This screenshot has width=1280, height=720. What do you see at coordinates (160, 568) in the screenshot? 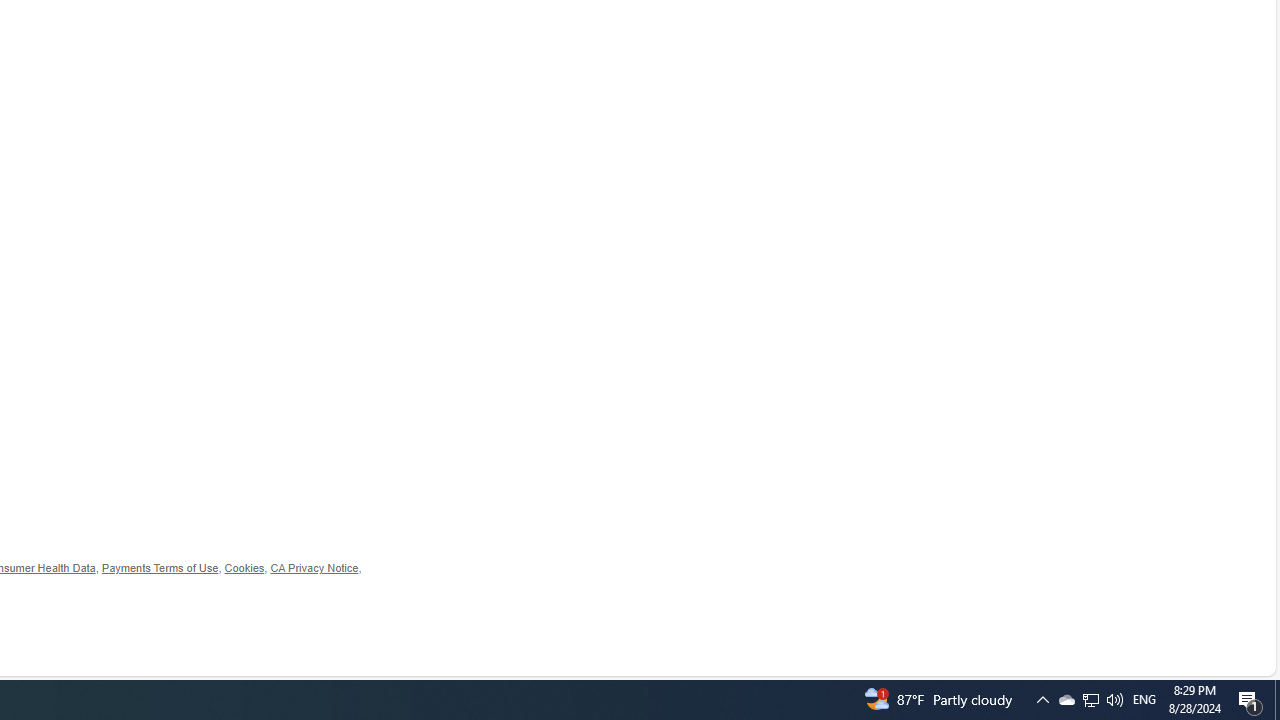
I see `'Payments Terms of Use'` at bounding box center [160, 568].